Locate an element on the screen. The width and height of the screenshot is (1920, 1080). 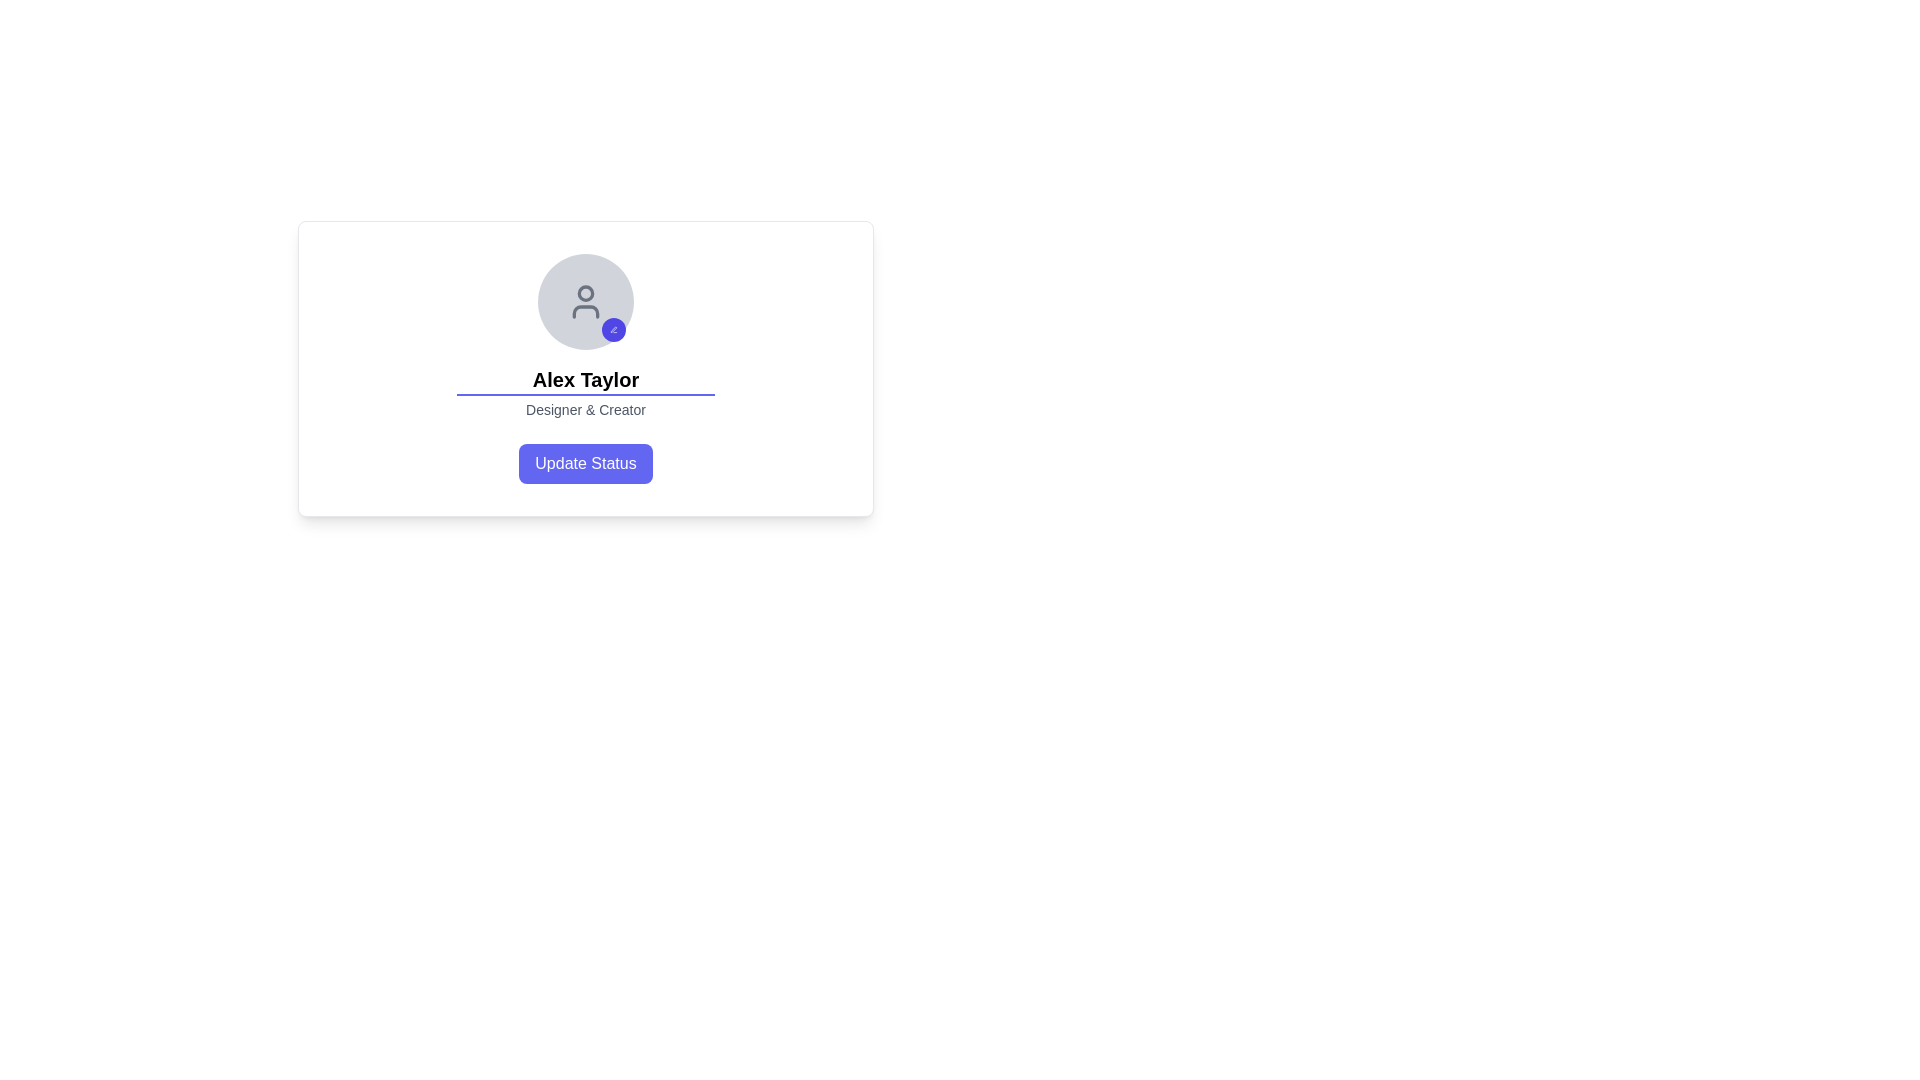
the user name text label located at the top-center of the profile card, which is above the user's role description and below the profile icon is located at coordinates (584, 381).